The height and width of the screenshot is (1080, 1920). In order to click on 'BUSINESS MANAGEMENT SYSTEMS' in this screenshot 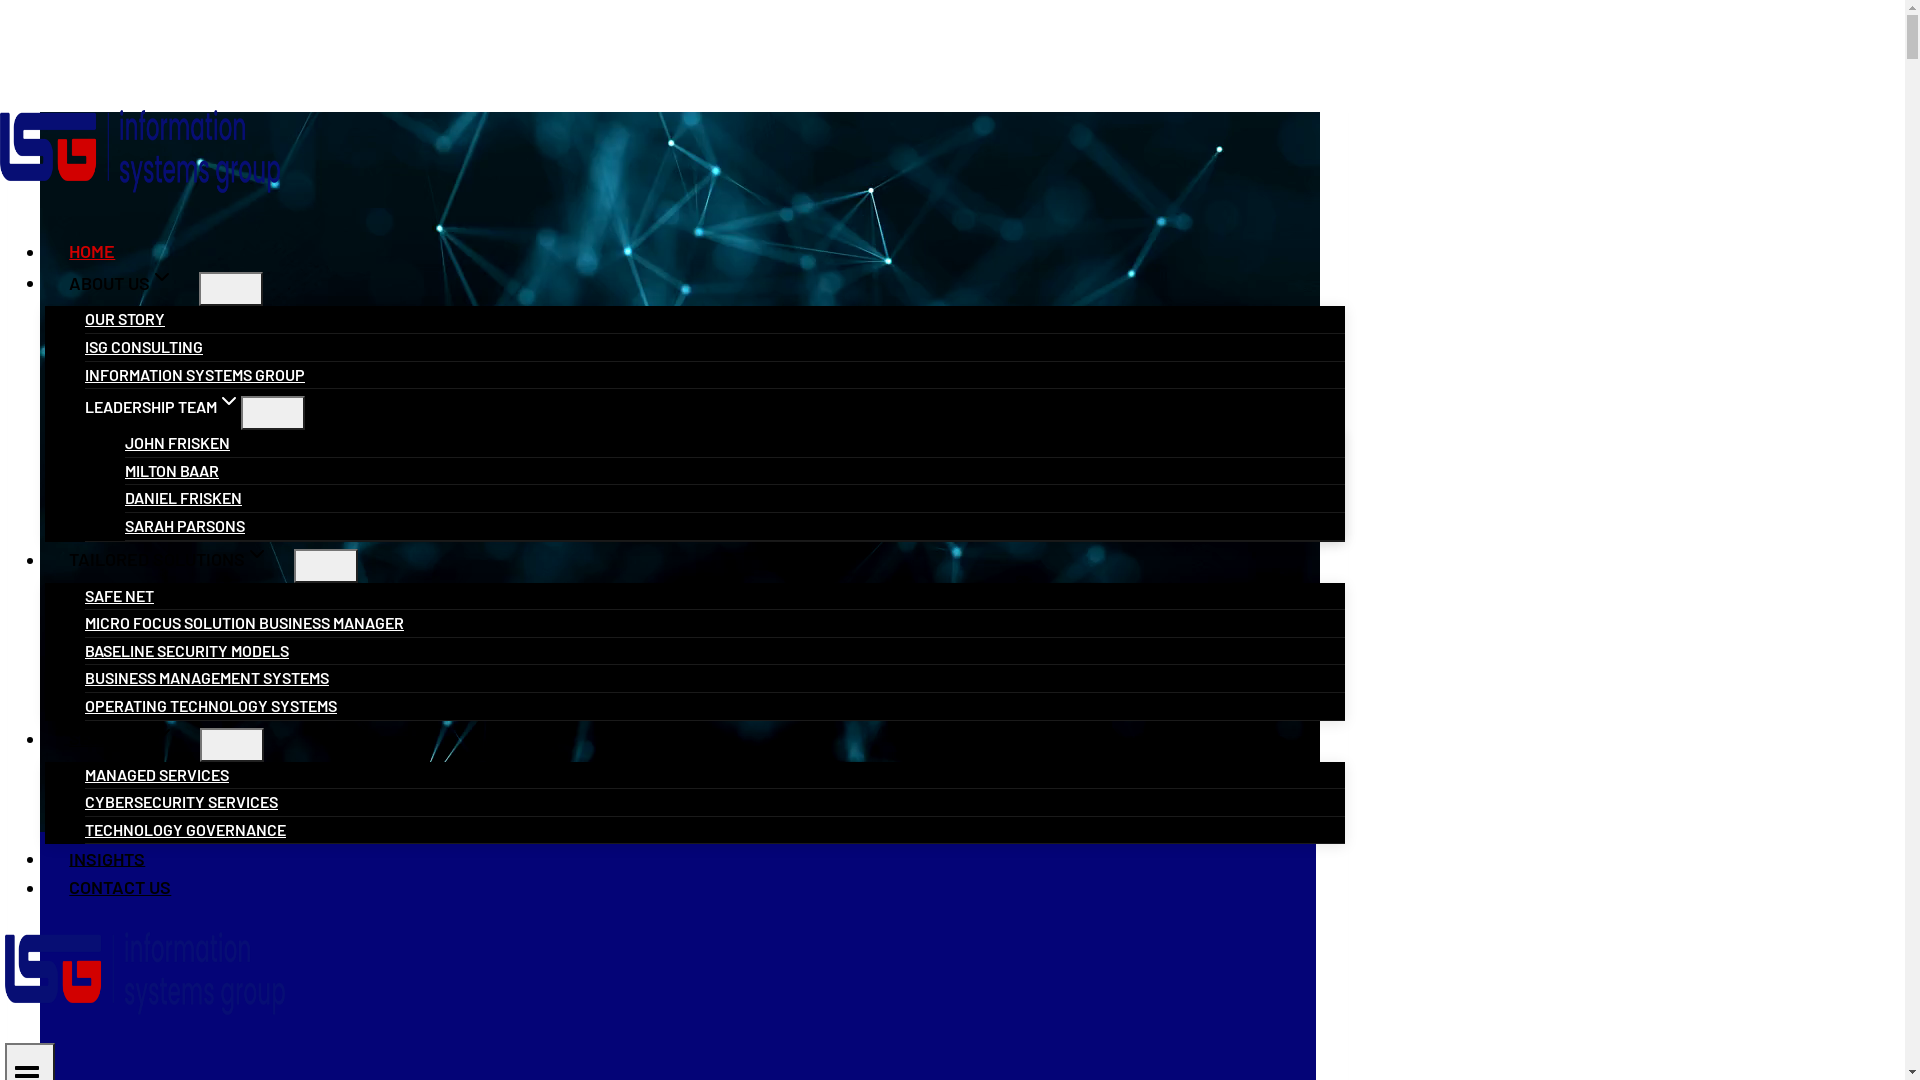, I will do `click(206, 676)`.